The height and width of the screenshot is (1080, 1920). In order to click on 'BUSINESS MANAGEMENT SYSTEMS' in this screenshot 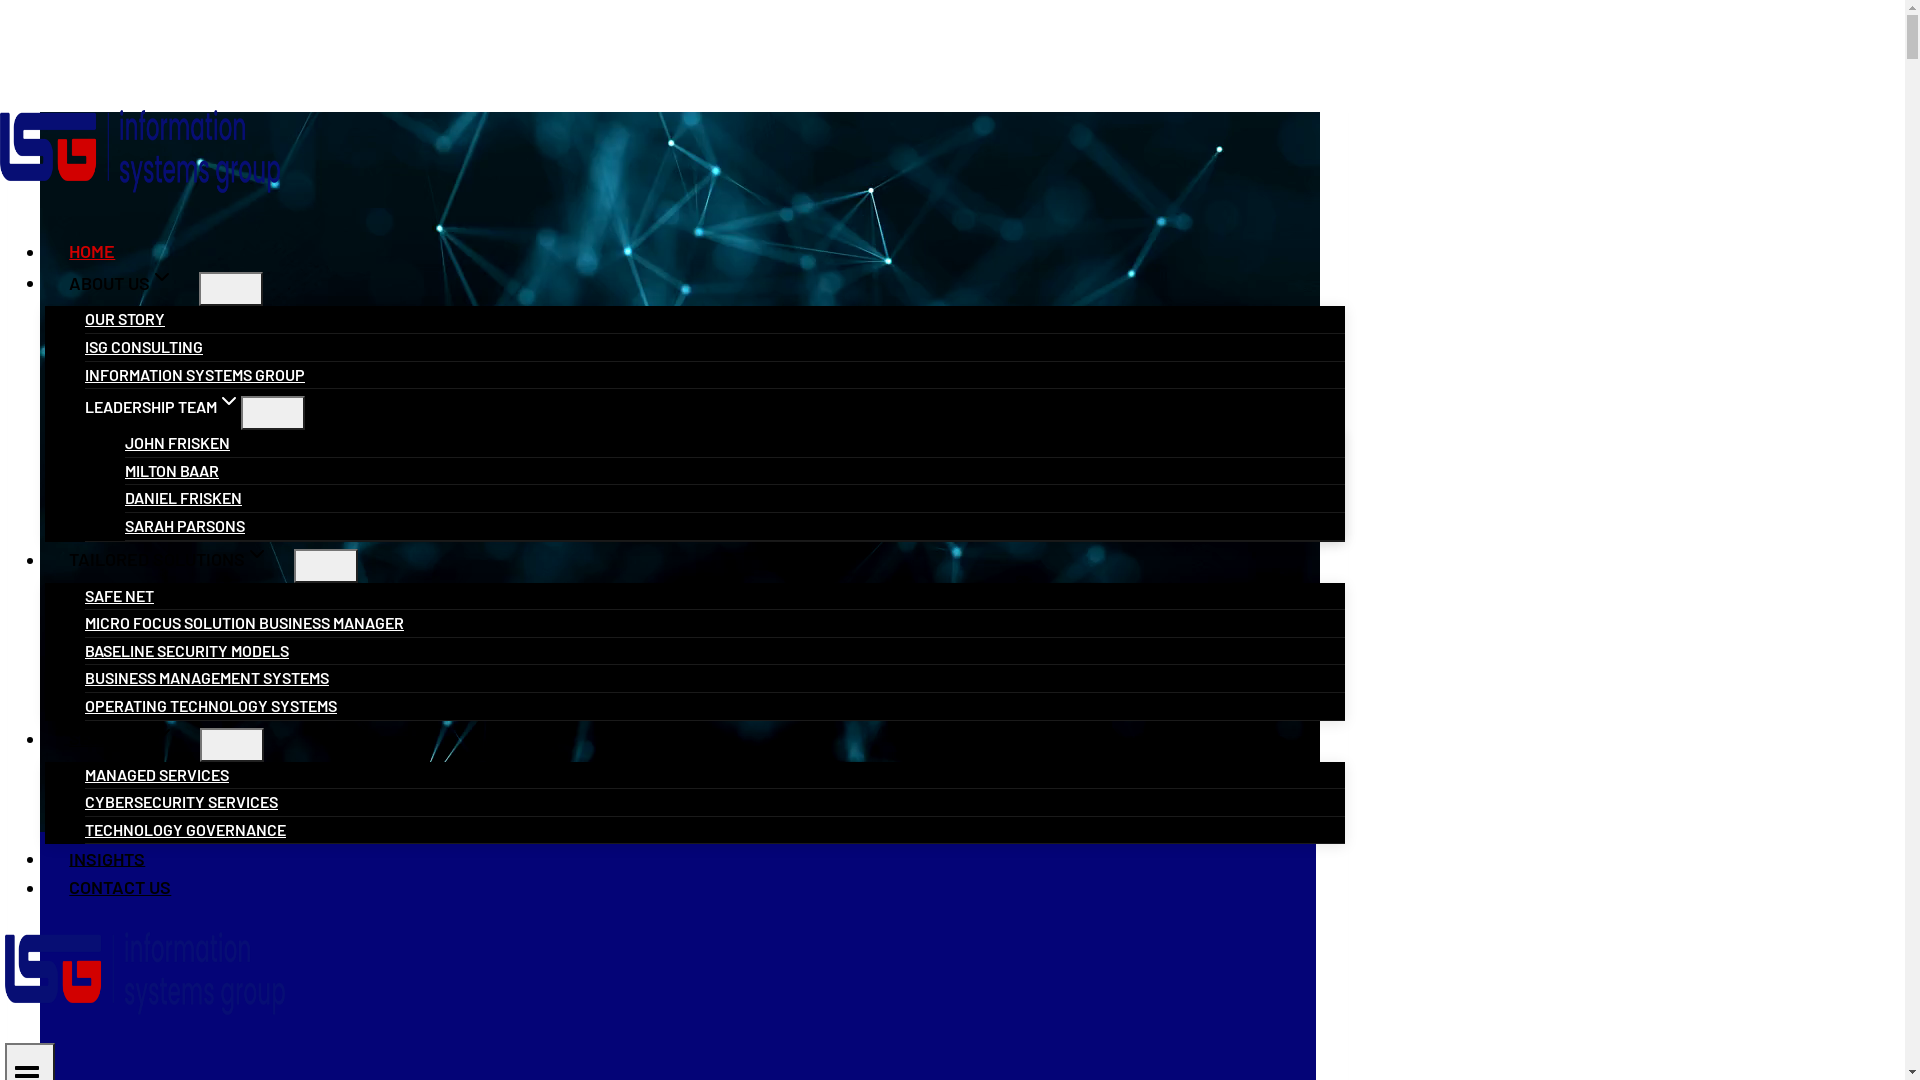, I will do `click(206, 676)`.